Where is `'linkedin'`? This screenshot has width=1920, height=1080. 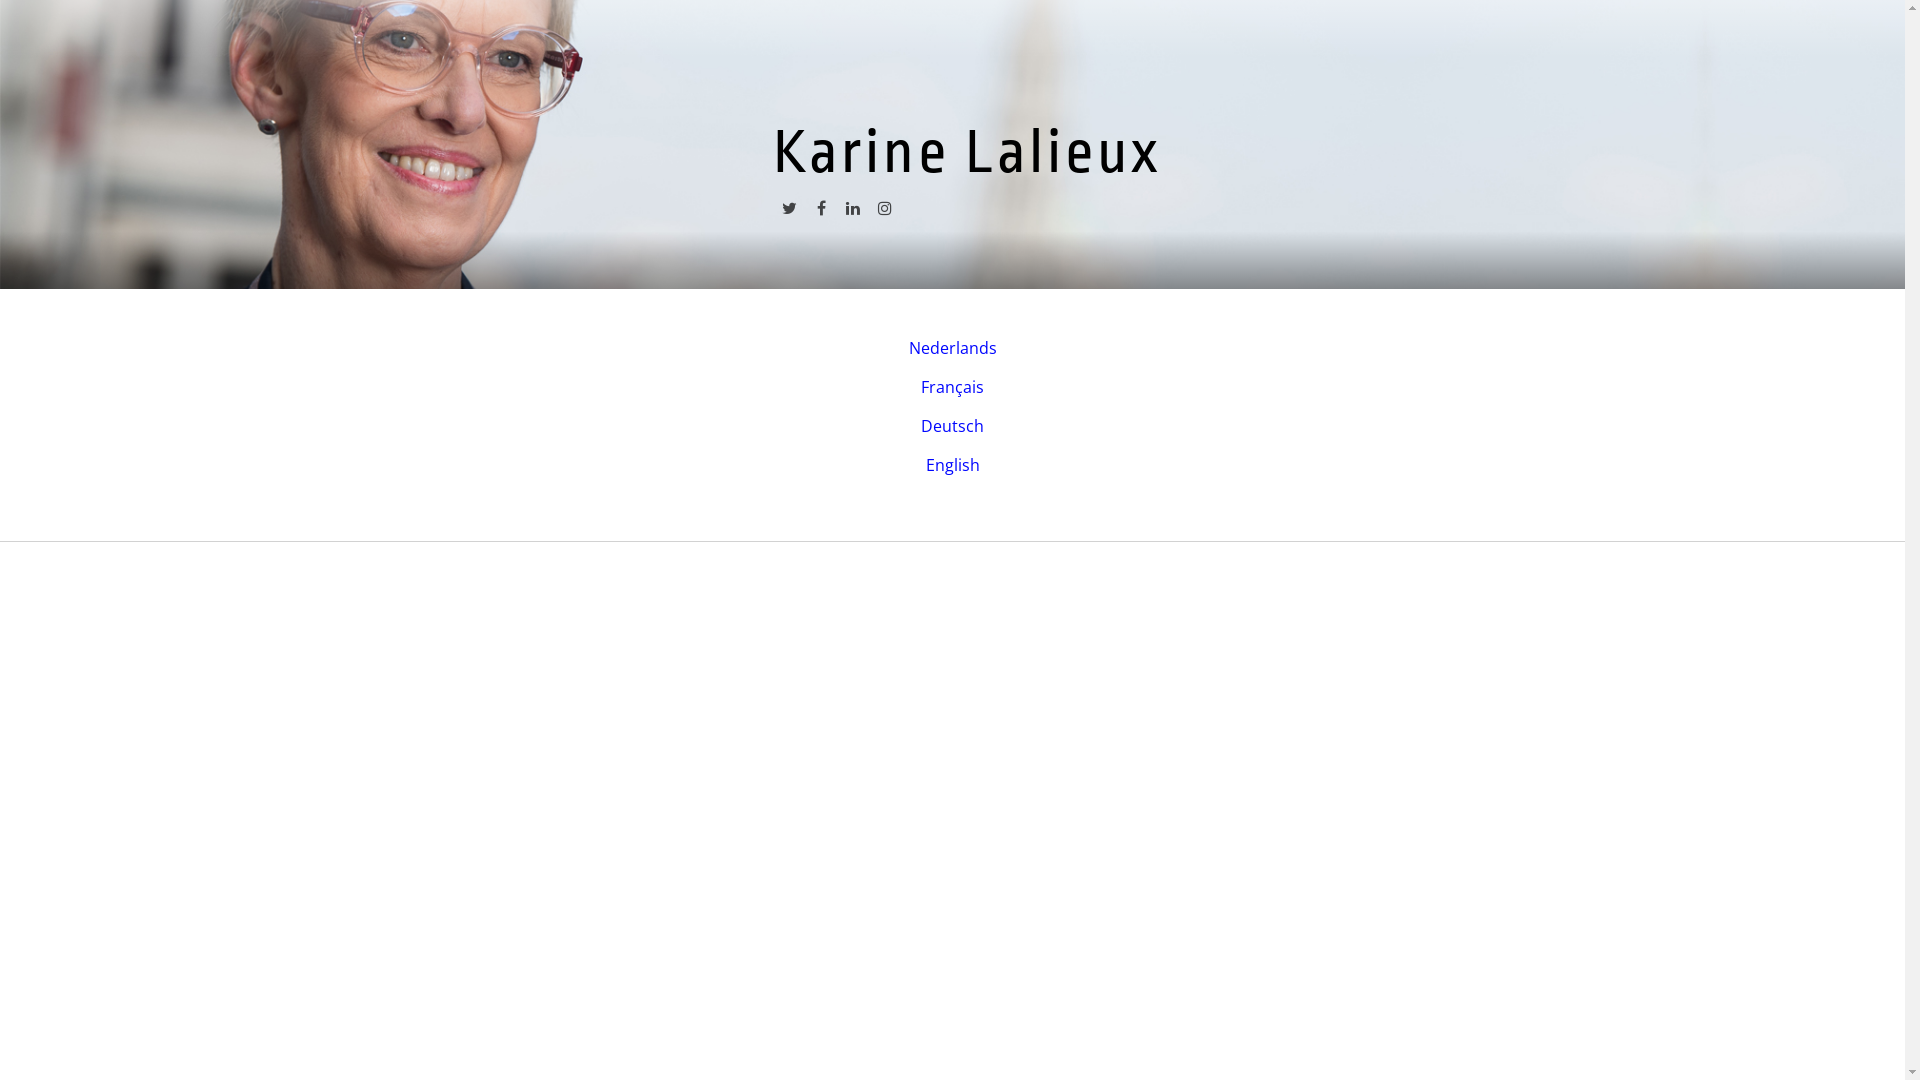
'linkedin' is located at coordinates (853, 212).